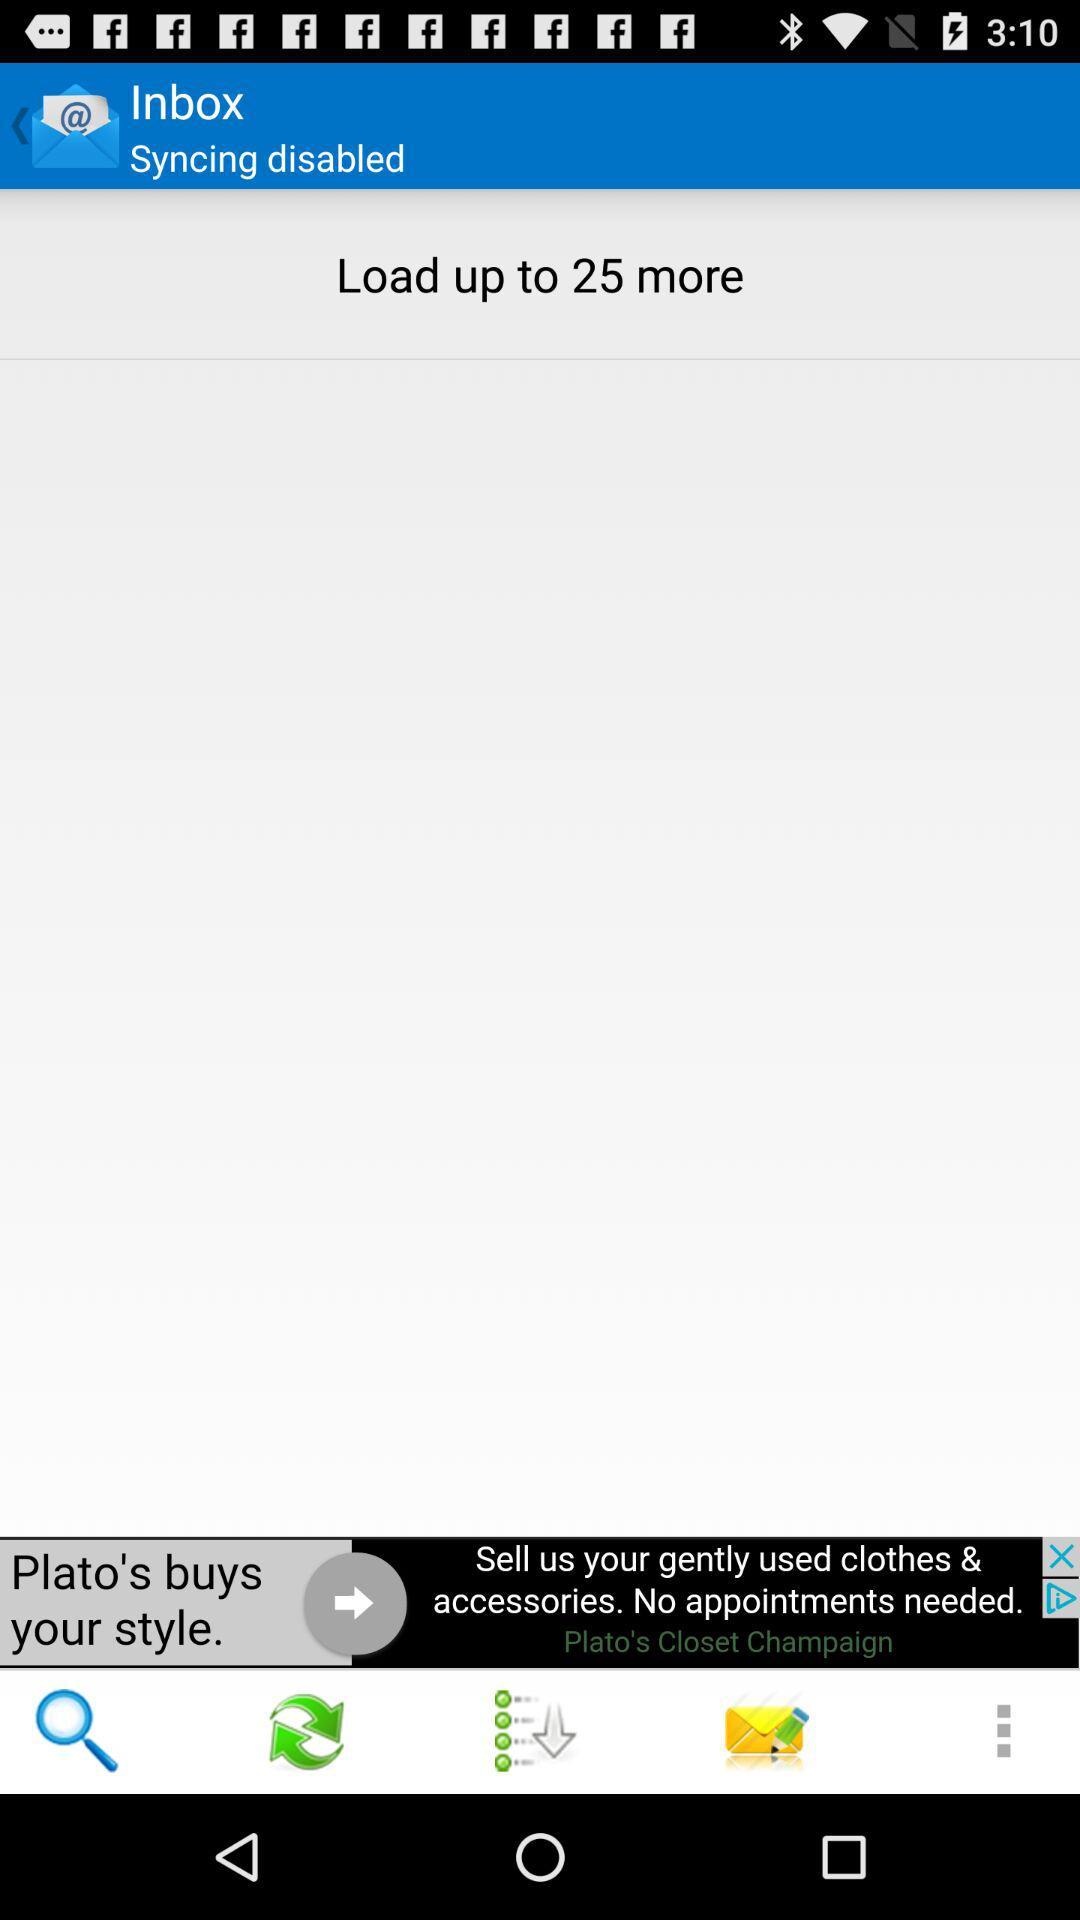 The width and height of the screenshot is (1080, 1920). What do you see at coordinates (540, 1602) in the screenshot?
I see `advatisment` at bounding box center [540, 1602].